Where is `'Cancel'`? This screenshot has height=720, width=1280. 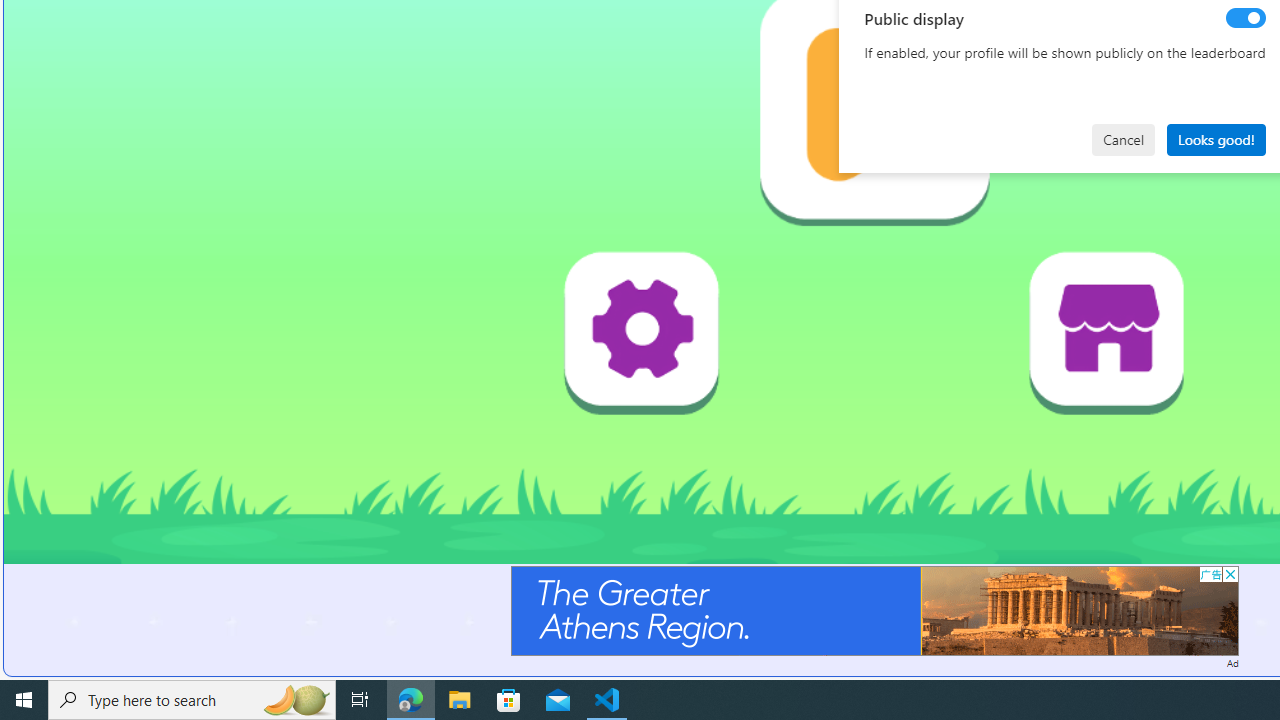
'Cancel' is located at coordinates (1123, 138).